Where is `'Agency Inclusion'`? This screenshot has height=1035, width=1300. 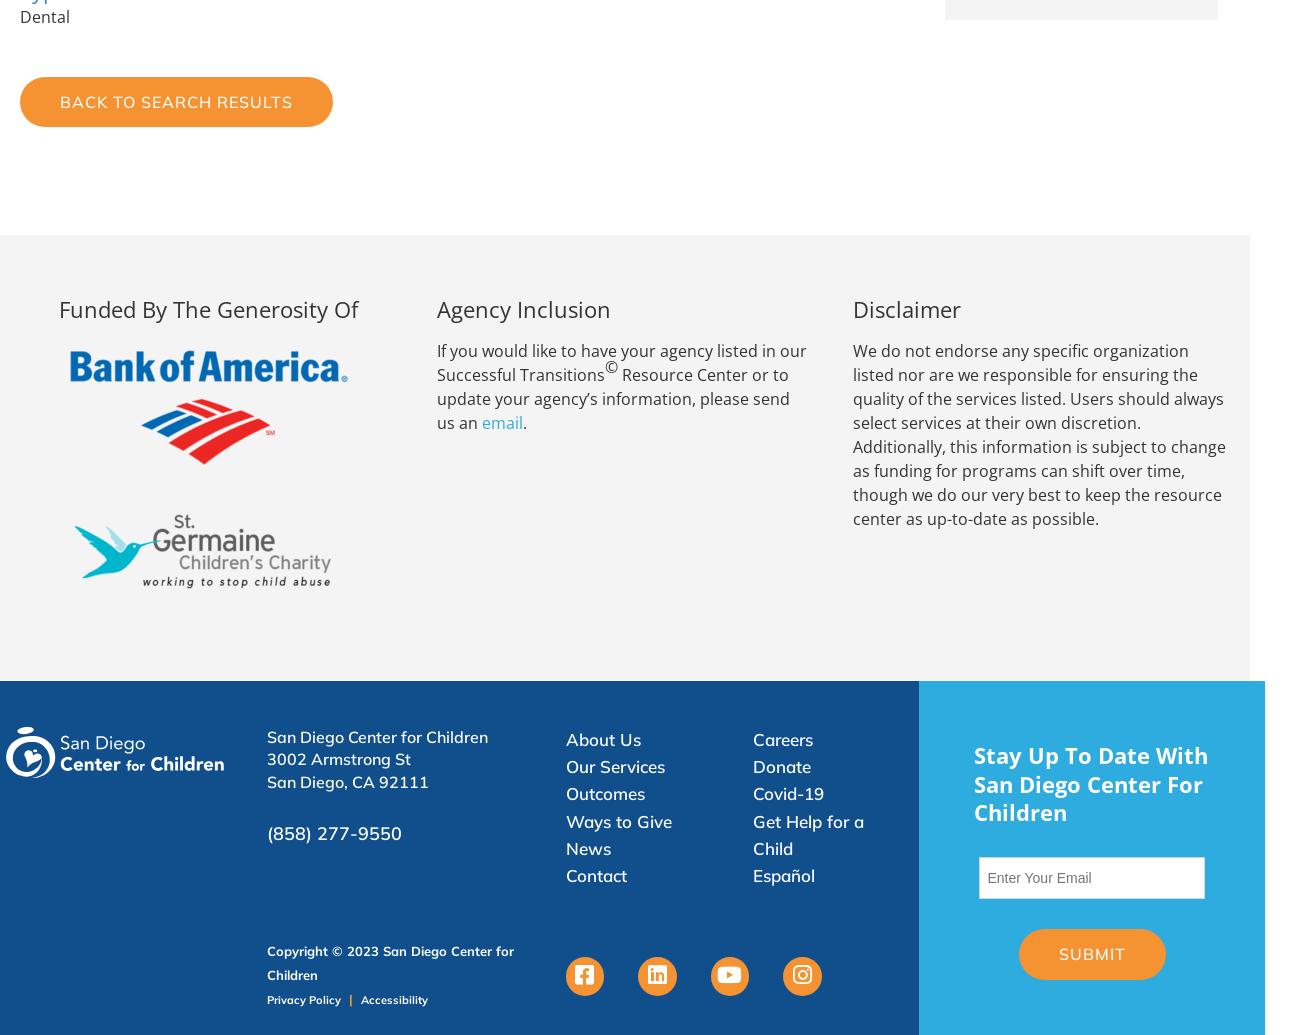 'Agency Inclusion' is located at coordinates (522, 309).